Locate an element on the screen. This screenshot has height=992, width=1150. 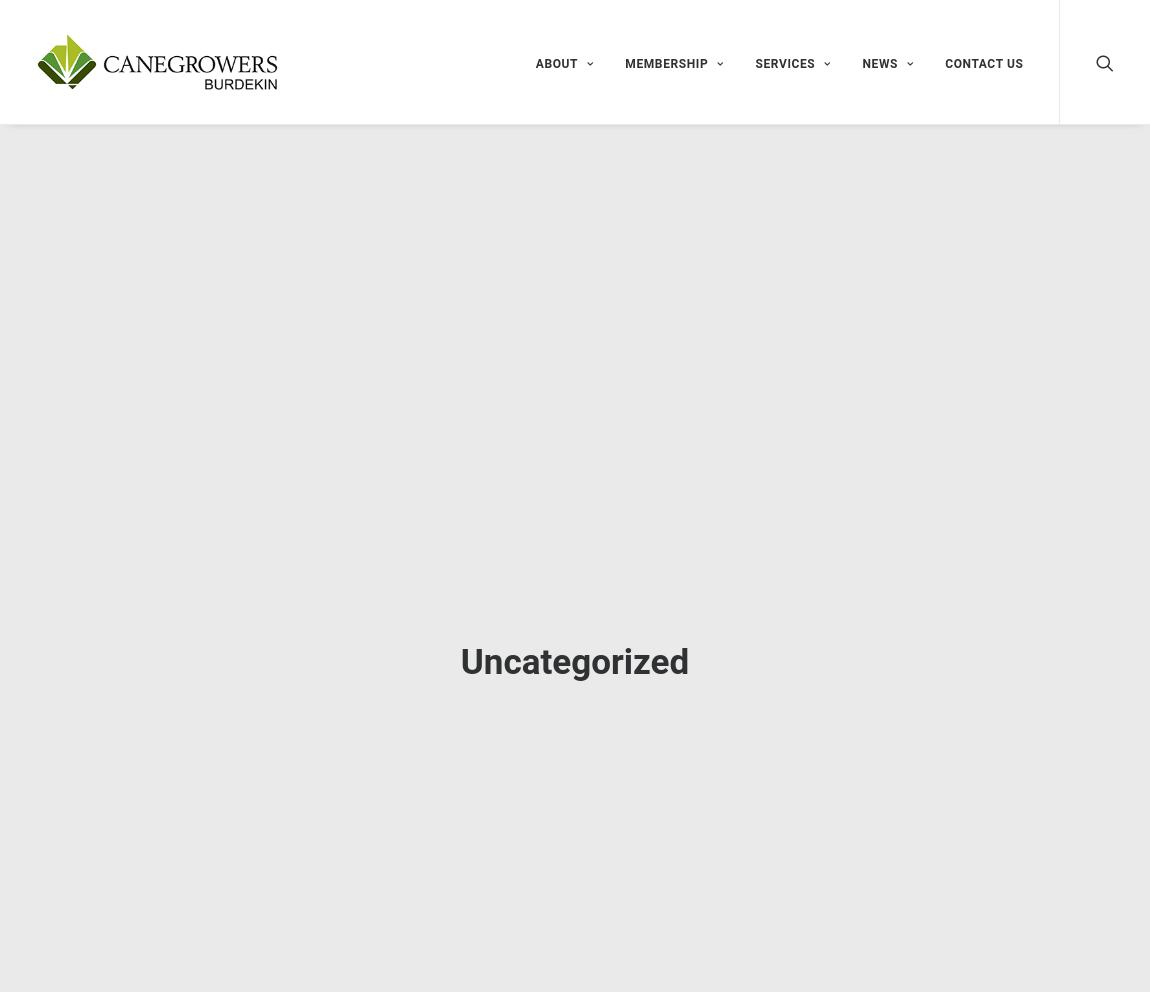
'Nothing Found' is located at coordinates (184, 365).